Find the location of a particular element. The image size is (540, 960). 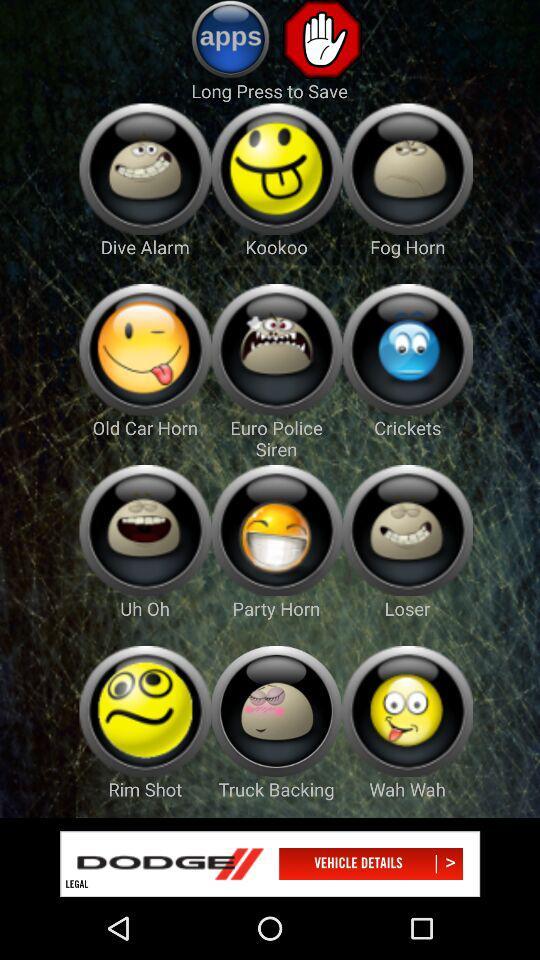

the 2nd emoji from the 2nd row is located at coordinates (275, 350).